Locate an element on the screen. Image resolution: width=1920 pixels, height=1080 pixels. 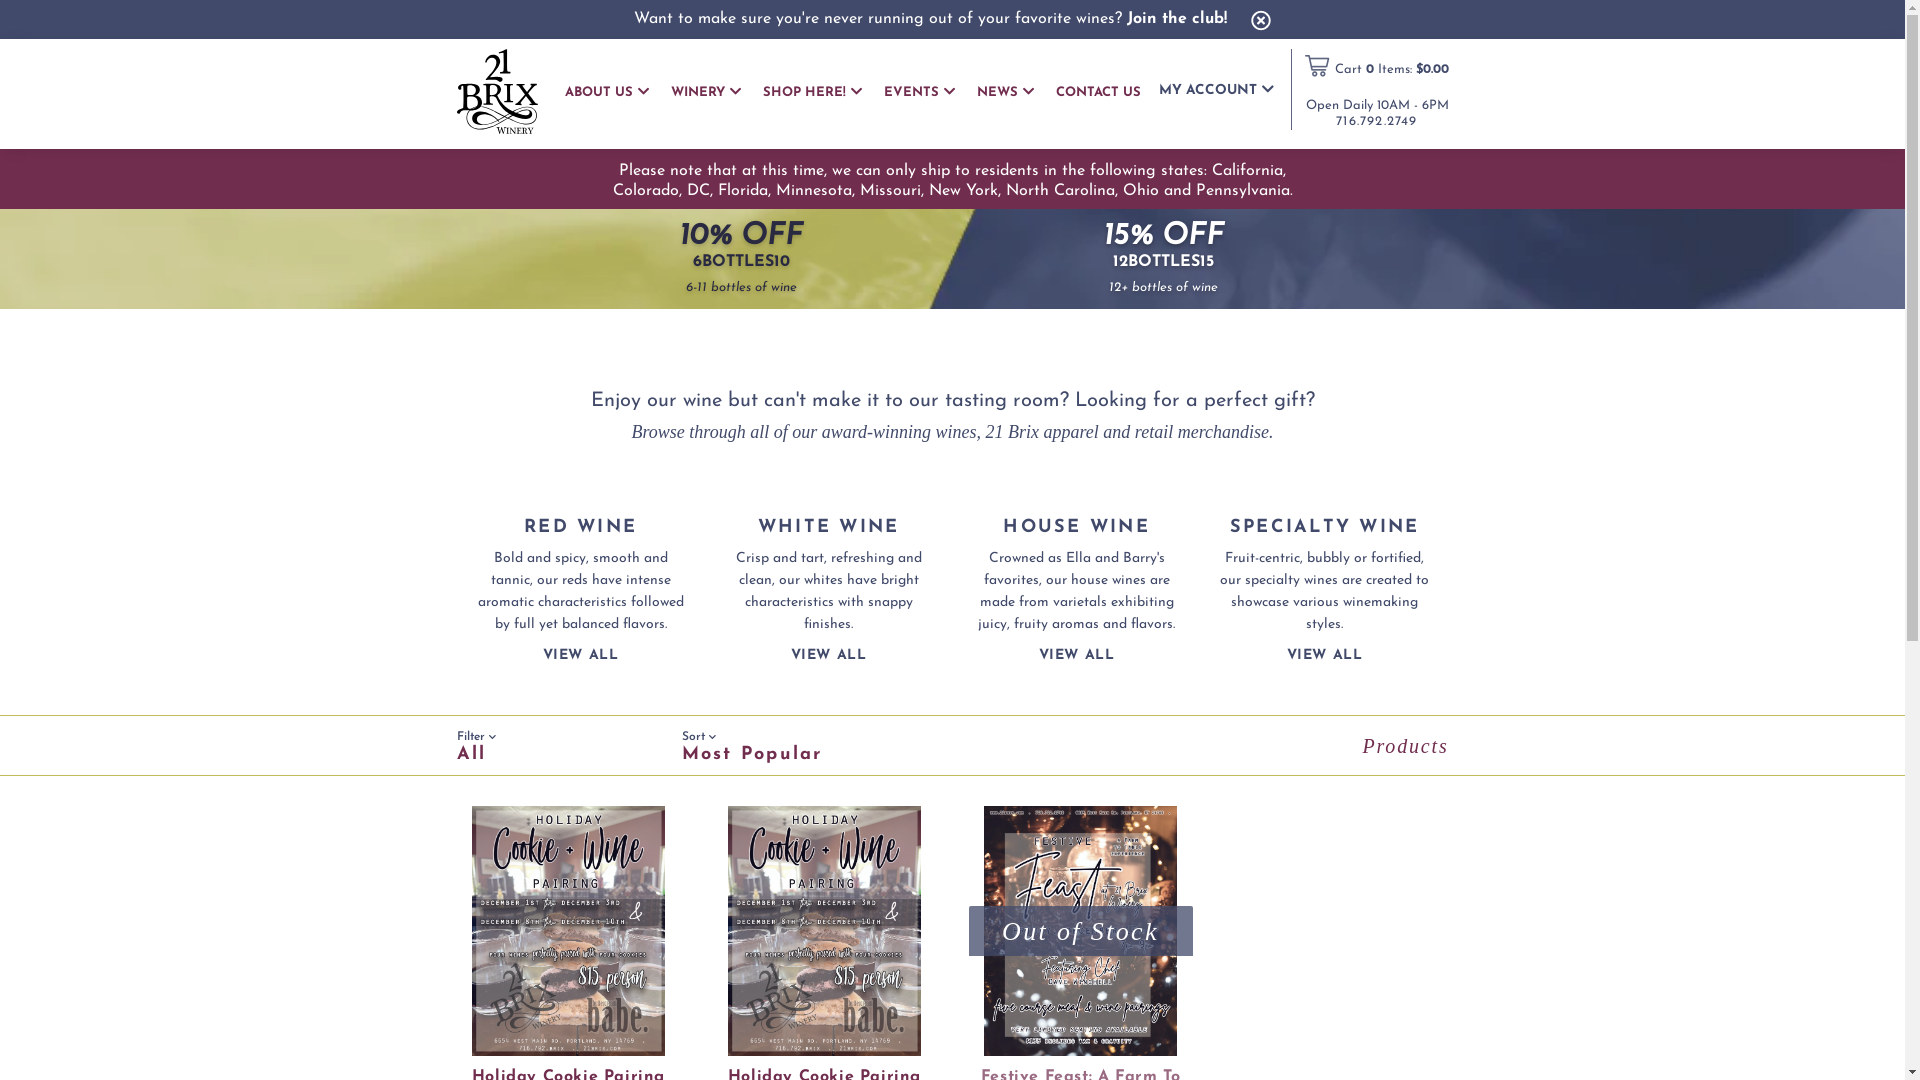
'NEWS' is located at coordinates (1004, 92).